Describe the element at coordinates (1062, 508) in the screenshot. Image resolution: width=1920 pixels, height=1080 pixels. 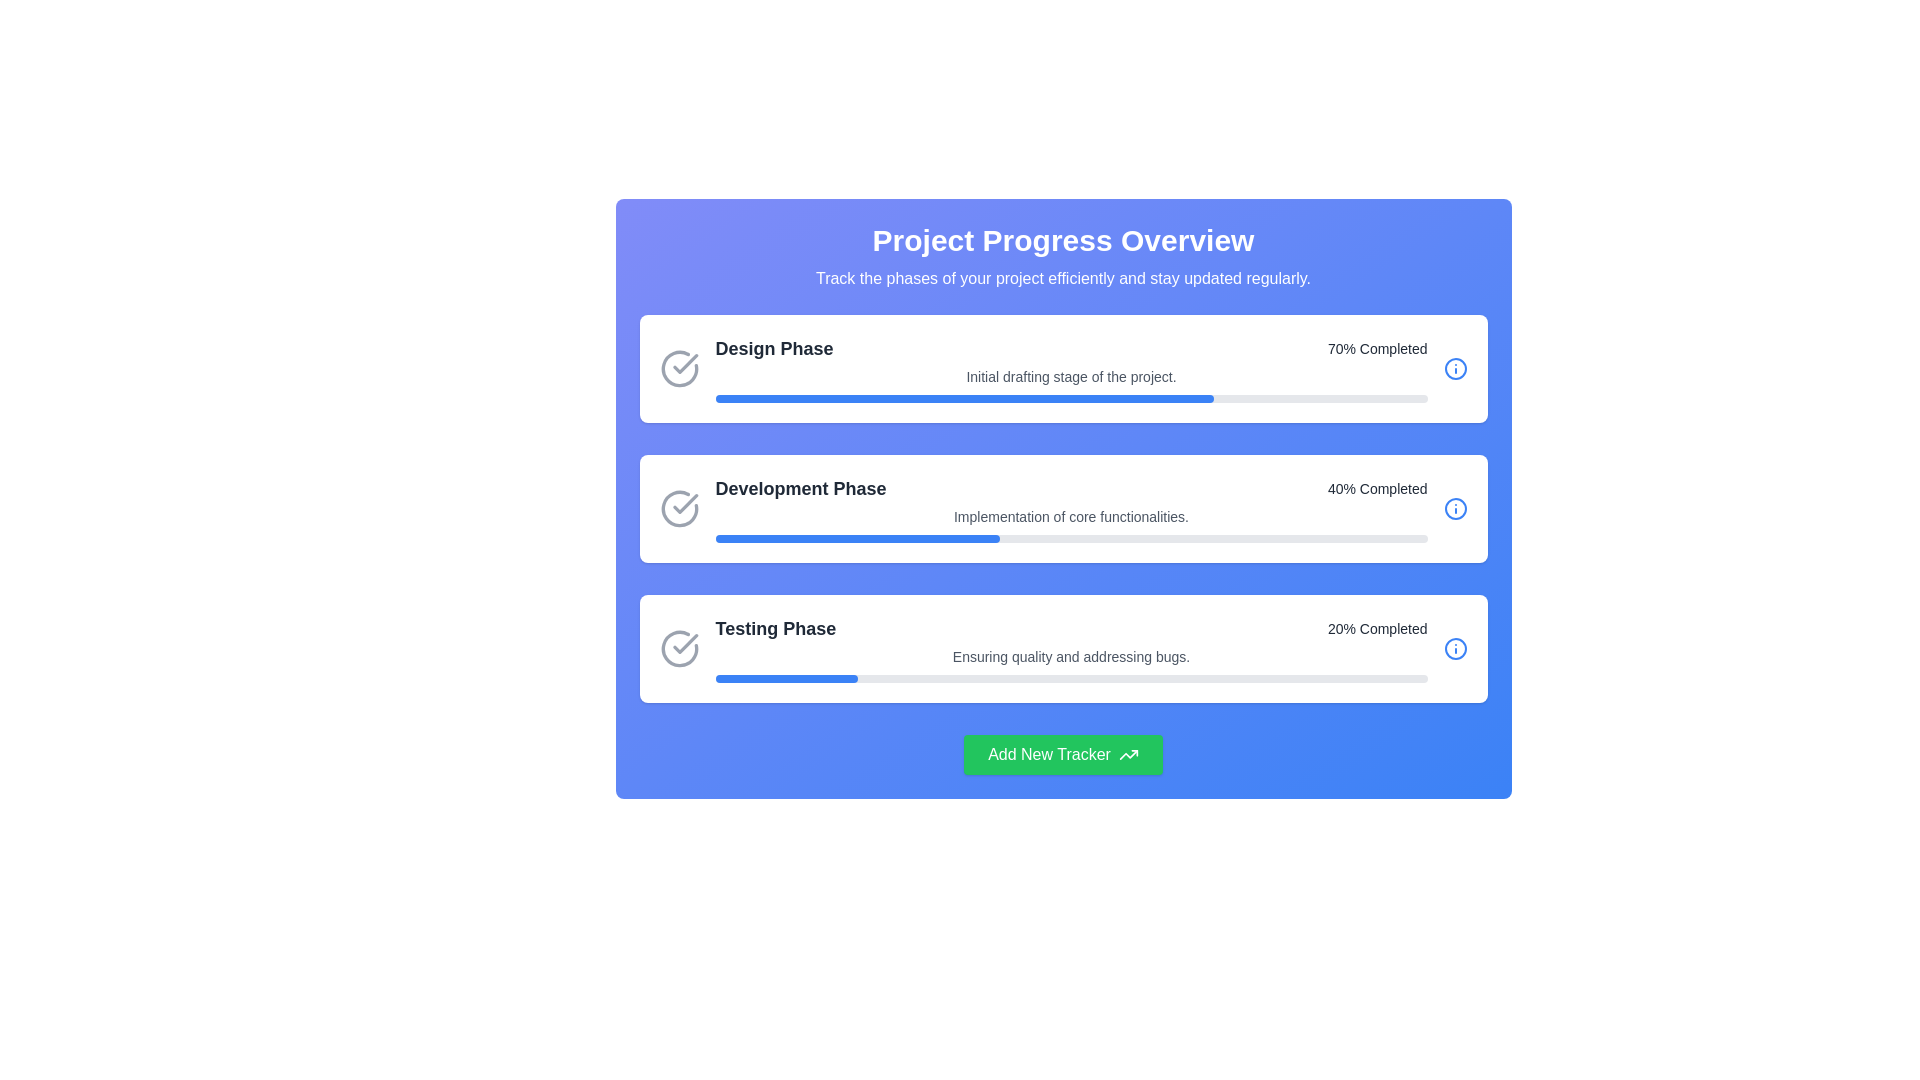
I see `the Progress Indicator Block titled 'Development Phase', which shows '40% Completed' and a blue progress bar filled to 40%` at that location.